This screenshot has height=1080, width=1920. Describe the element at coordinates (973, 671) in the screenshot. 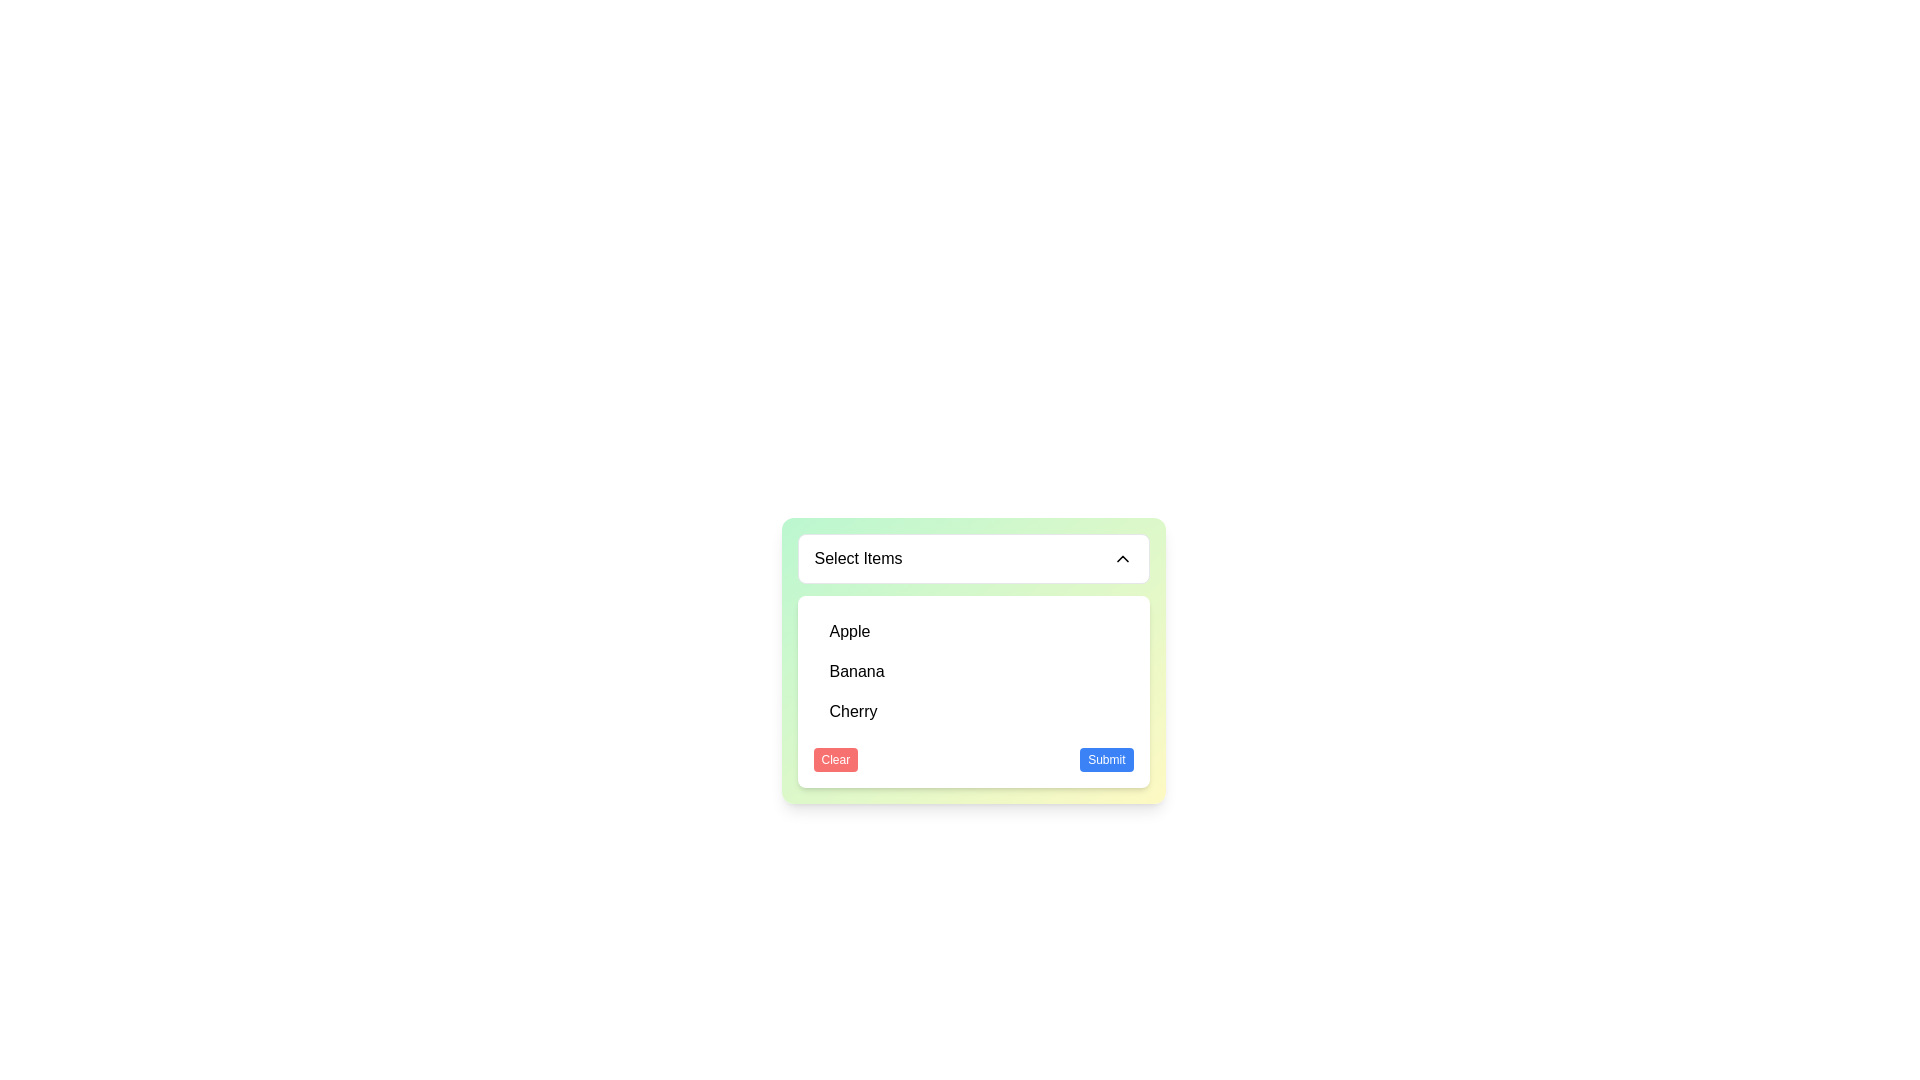

I see `the selectable list item labeled 'Banana'` at that location.